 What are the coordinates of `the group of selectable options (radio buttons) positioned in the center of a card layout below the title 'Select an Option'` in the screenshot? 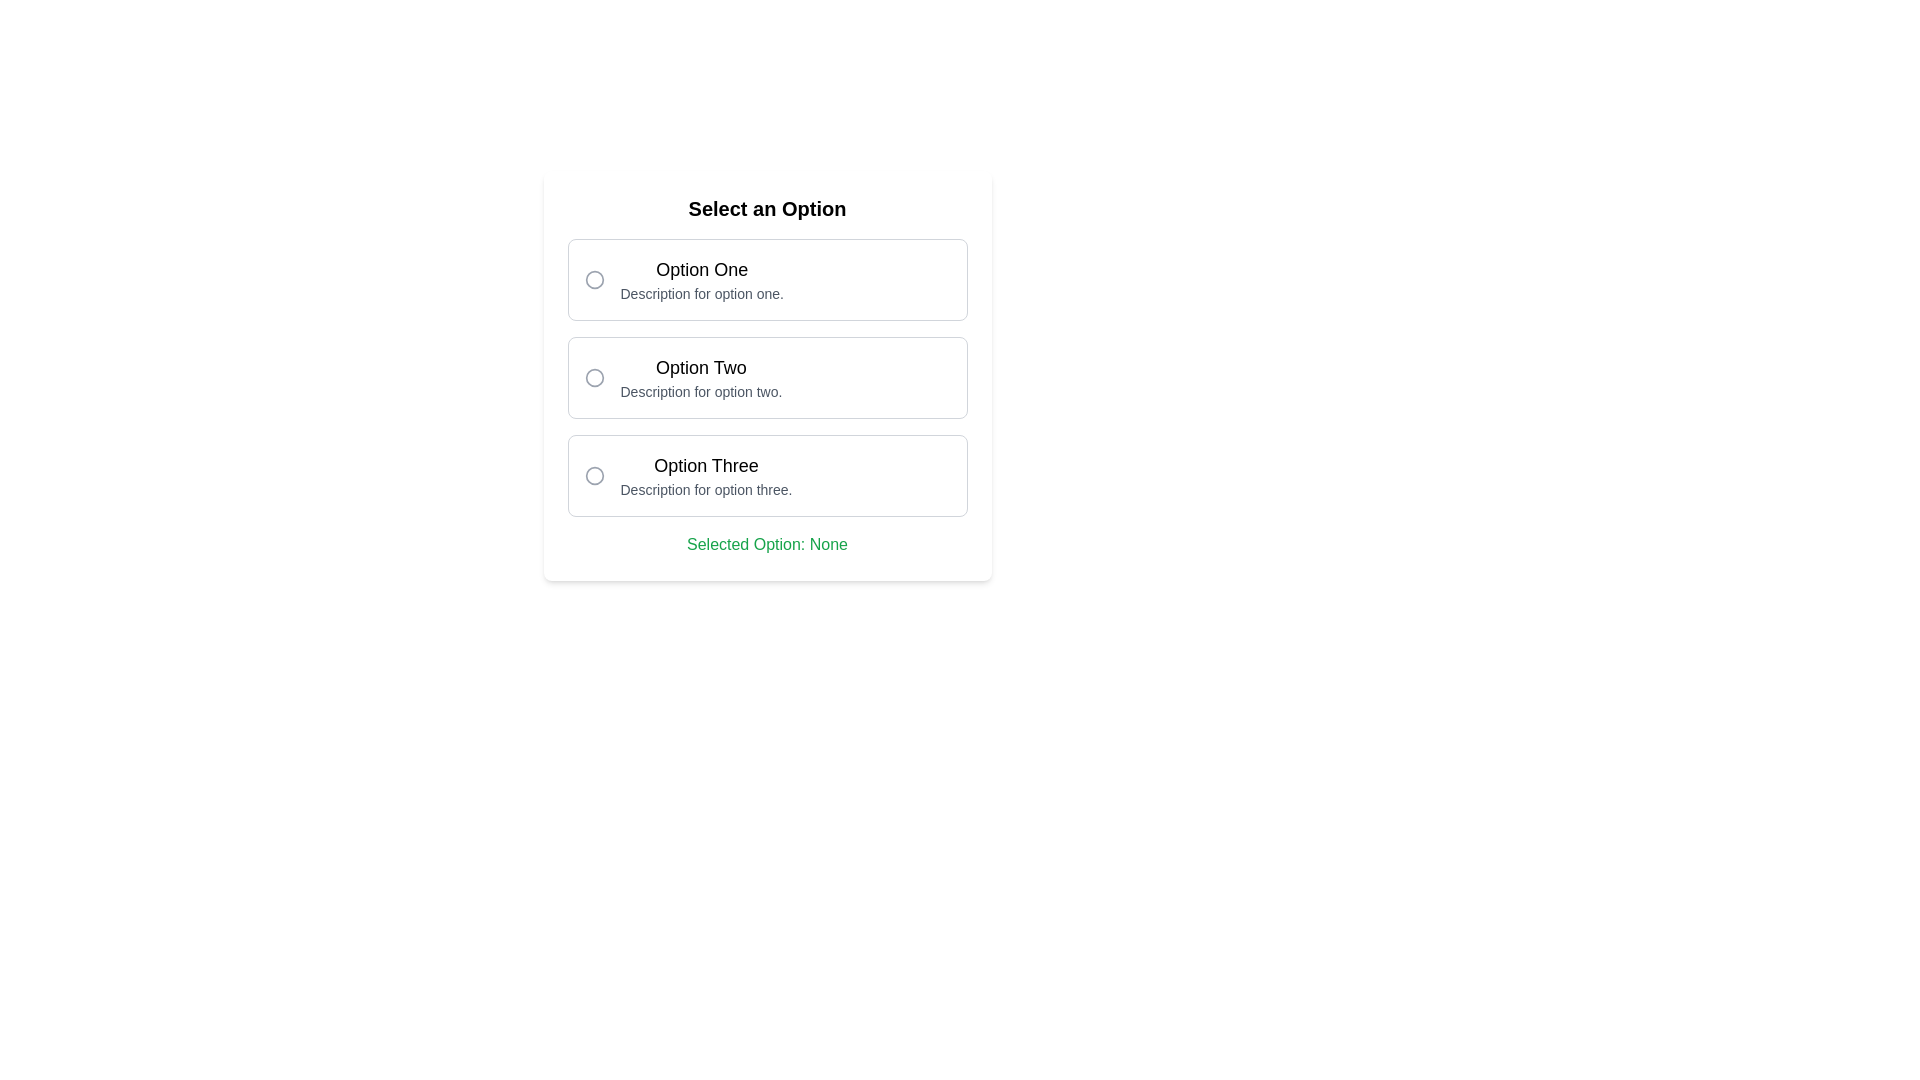 It's located at (766, 378).